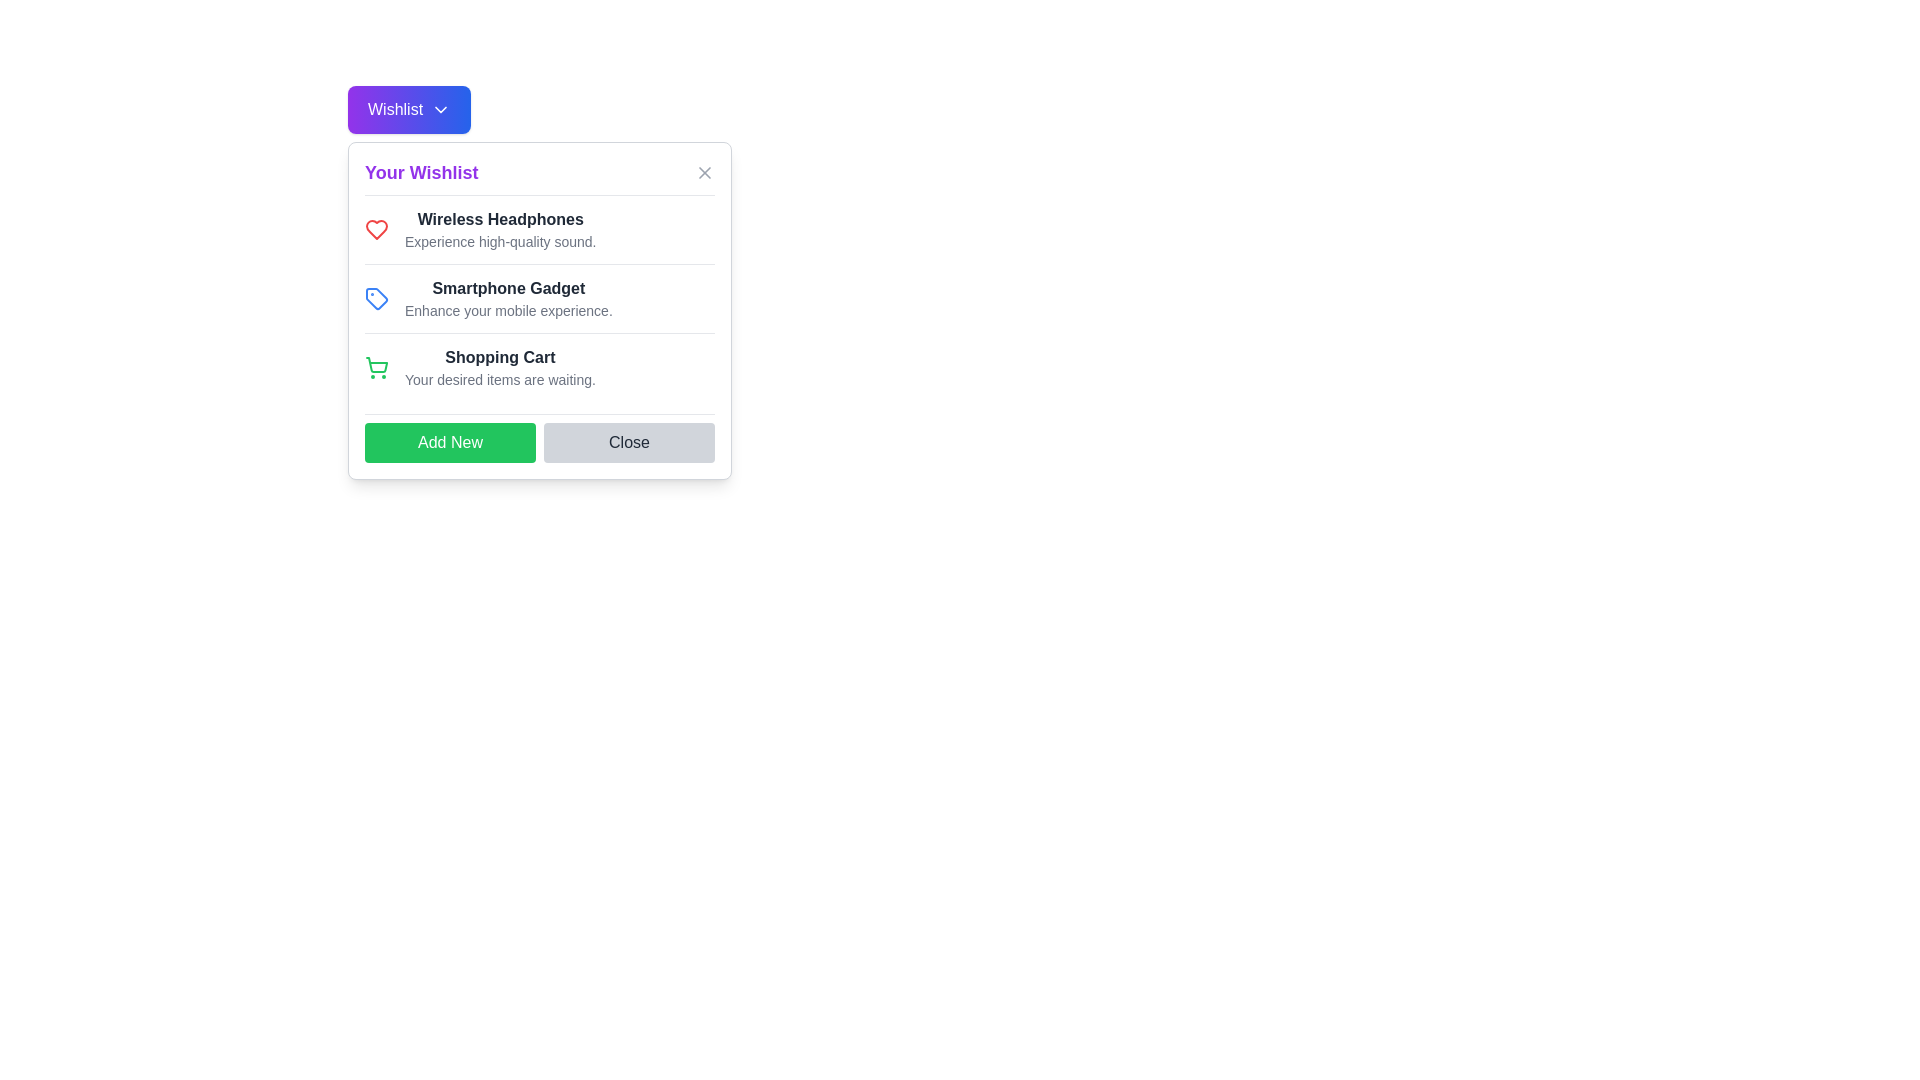 The image size is (1920, 1080). What do you see at coordinates (377, 229) in the screenshot?
I see `the heart icon that signifies 'Wireless Headphones' is in the wishlist, located to the left of the text 'Wireless Headphones' and 'Experience high-quality sound.'` at bounding box center [377, 229].